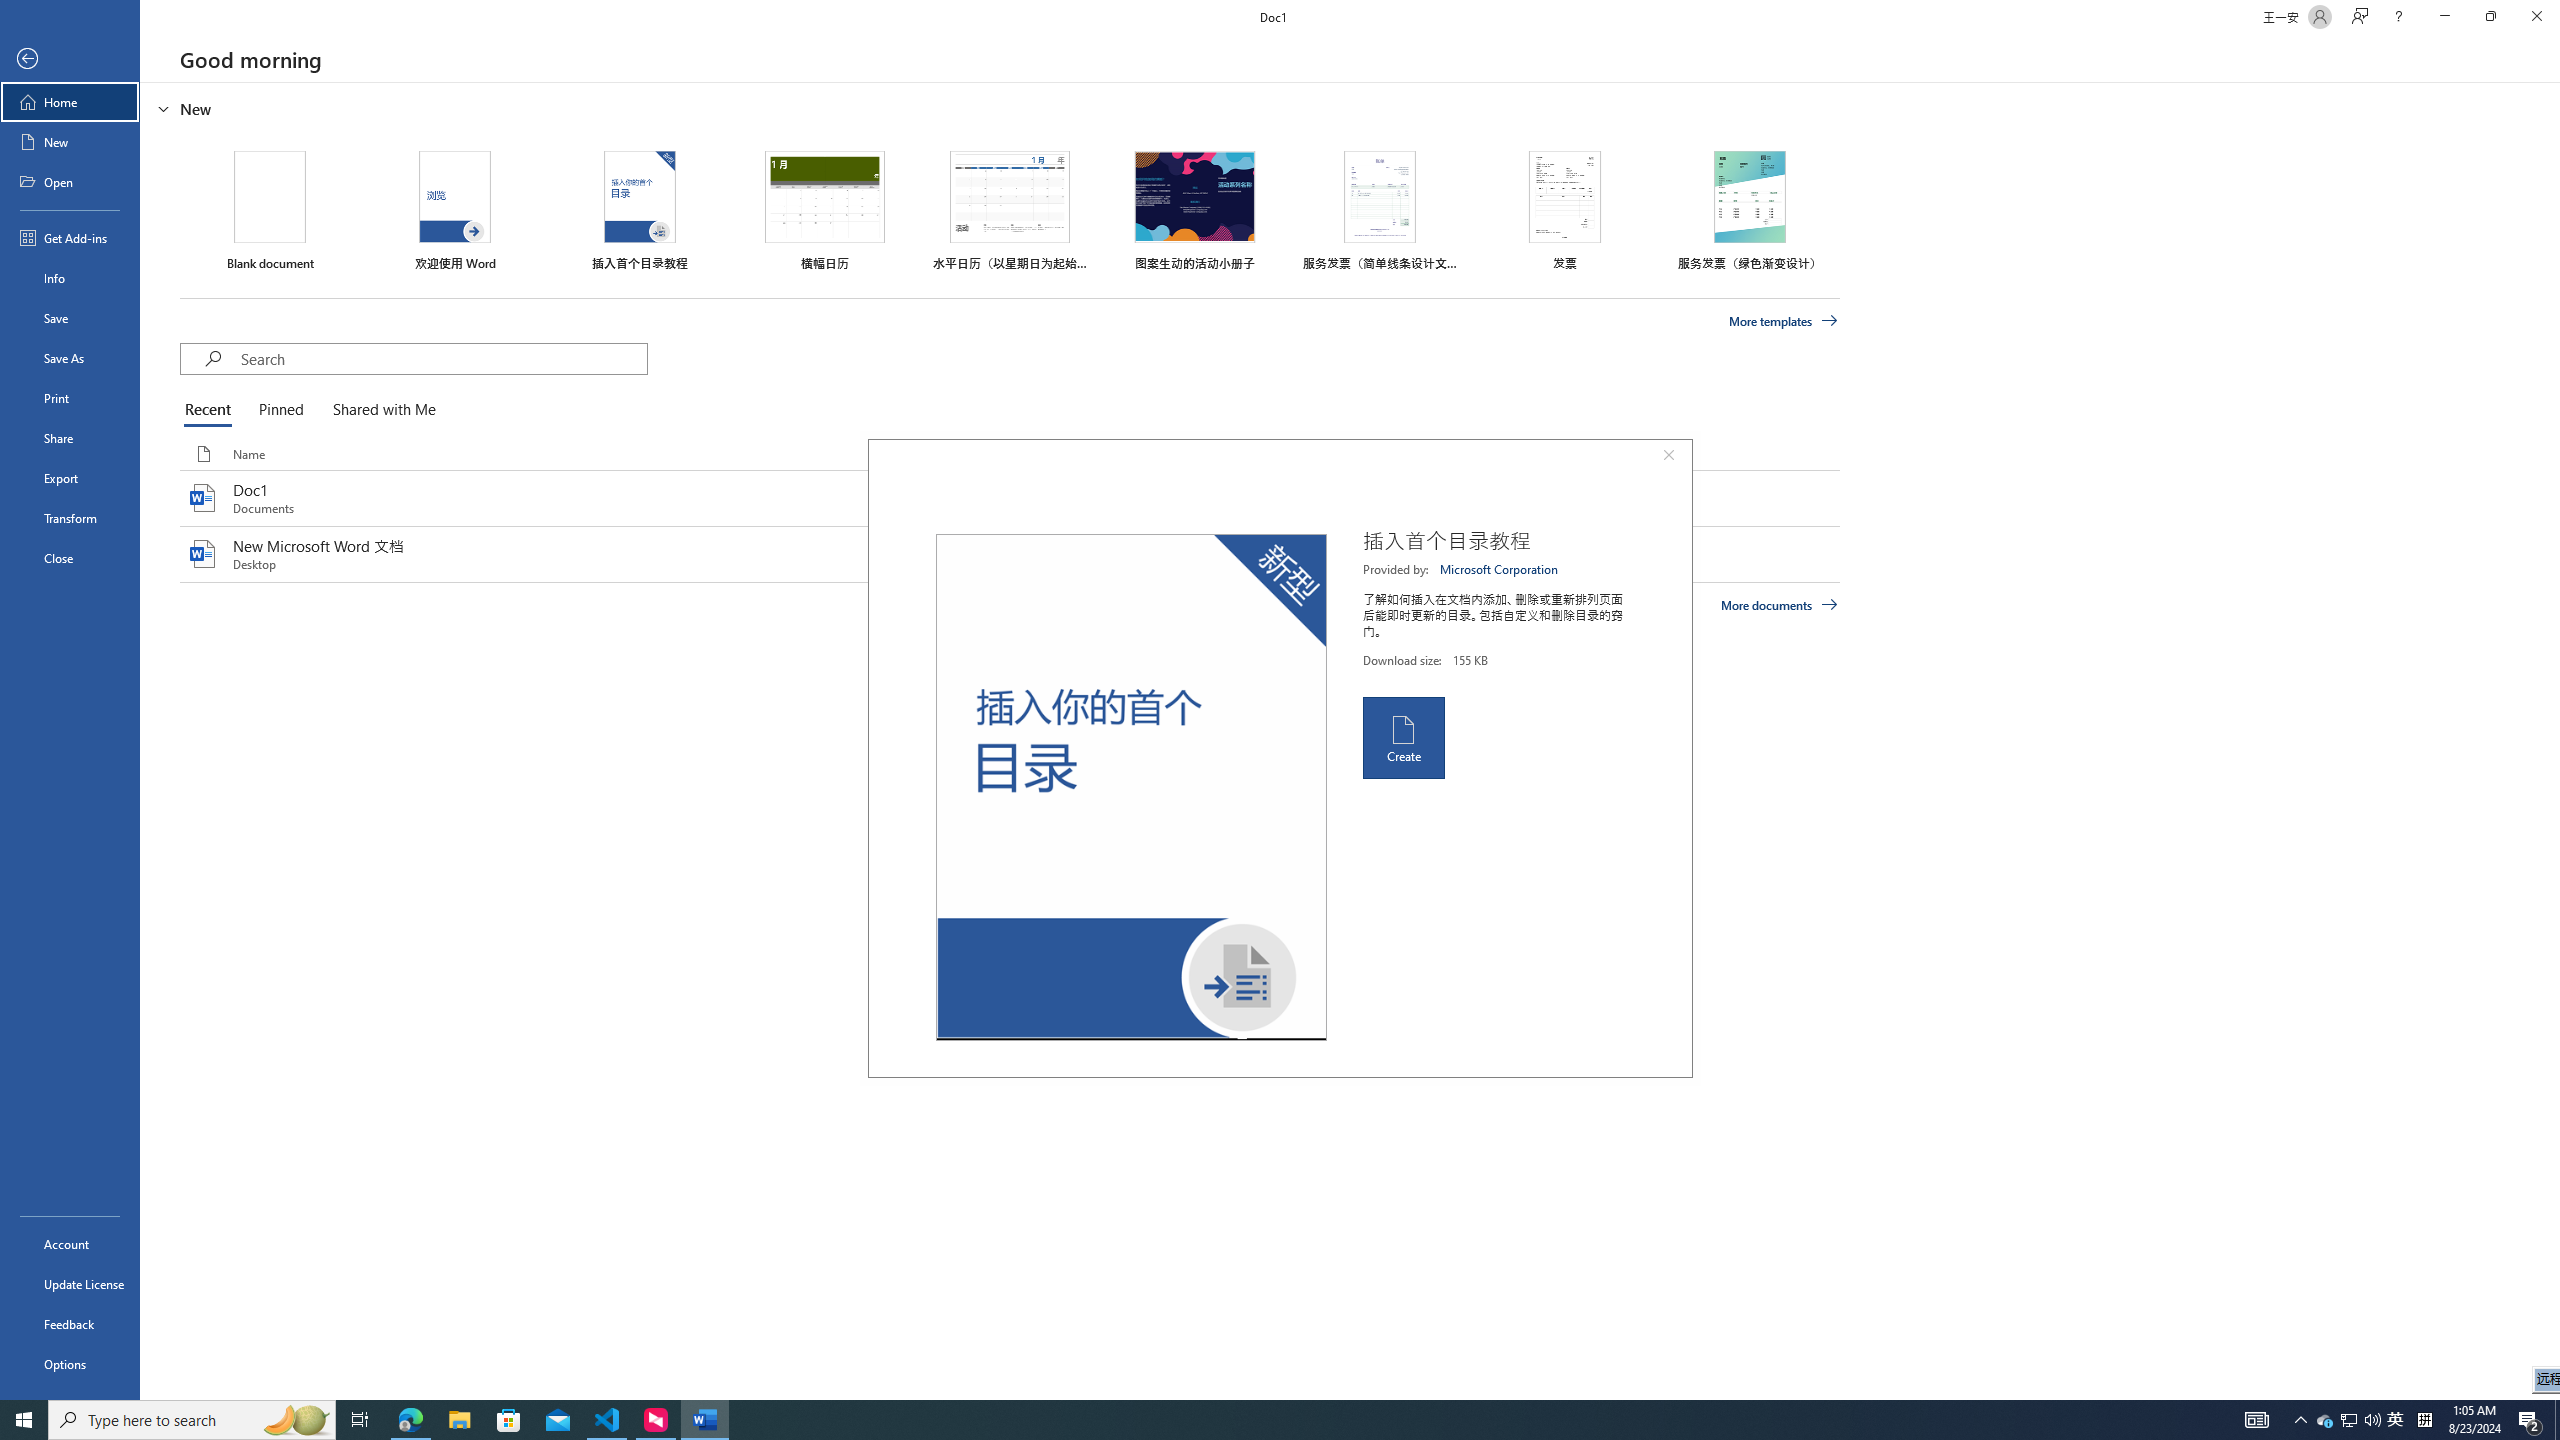 This screenshot has width=2560, height=1440. What do you see at coordinates (69, 1283) in the screenshot?
I see `'Update License'` at bounding box center [69, 1283].